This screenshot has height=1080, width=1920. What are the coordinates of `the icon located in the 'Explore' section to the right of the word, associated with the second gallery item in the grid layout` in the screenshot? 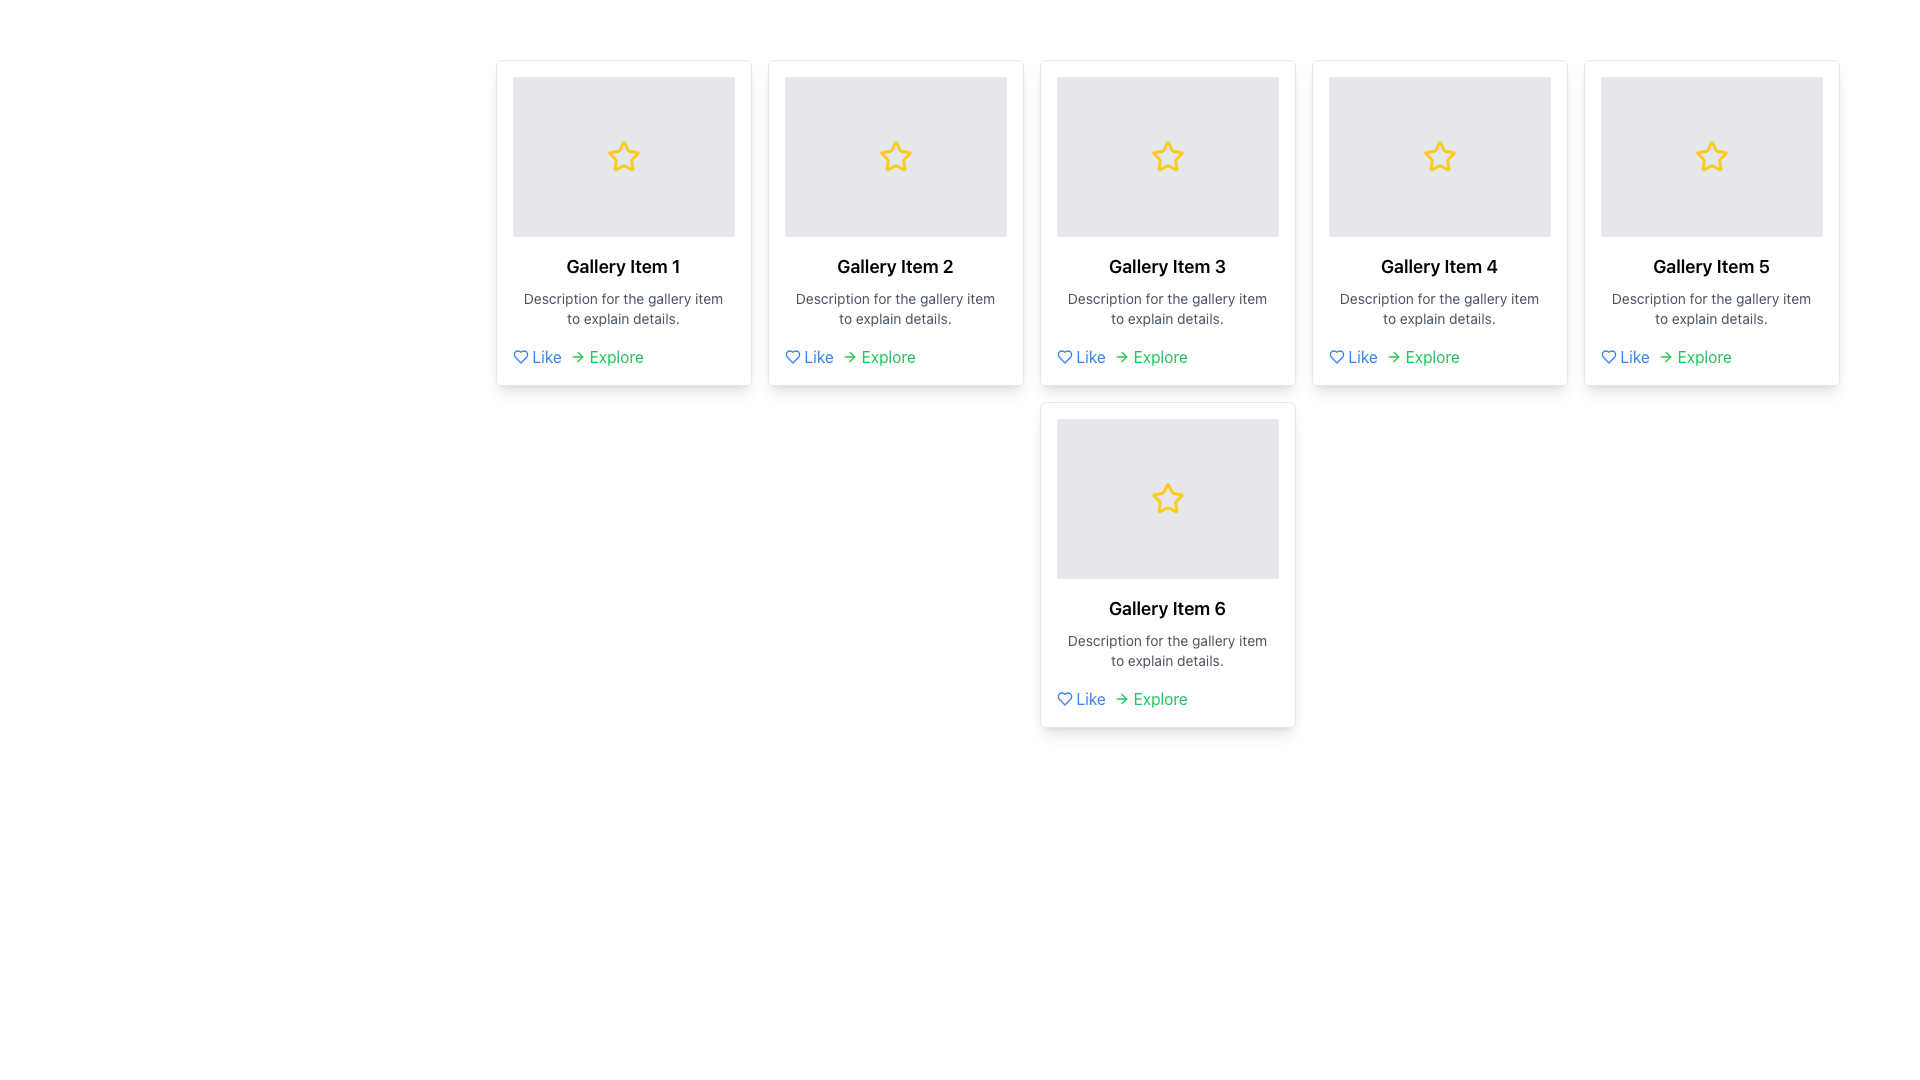 It's located at (849, 356).